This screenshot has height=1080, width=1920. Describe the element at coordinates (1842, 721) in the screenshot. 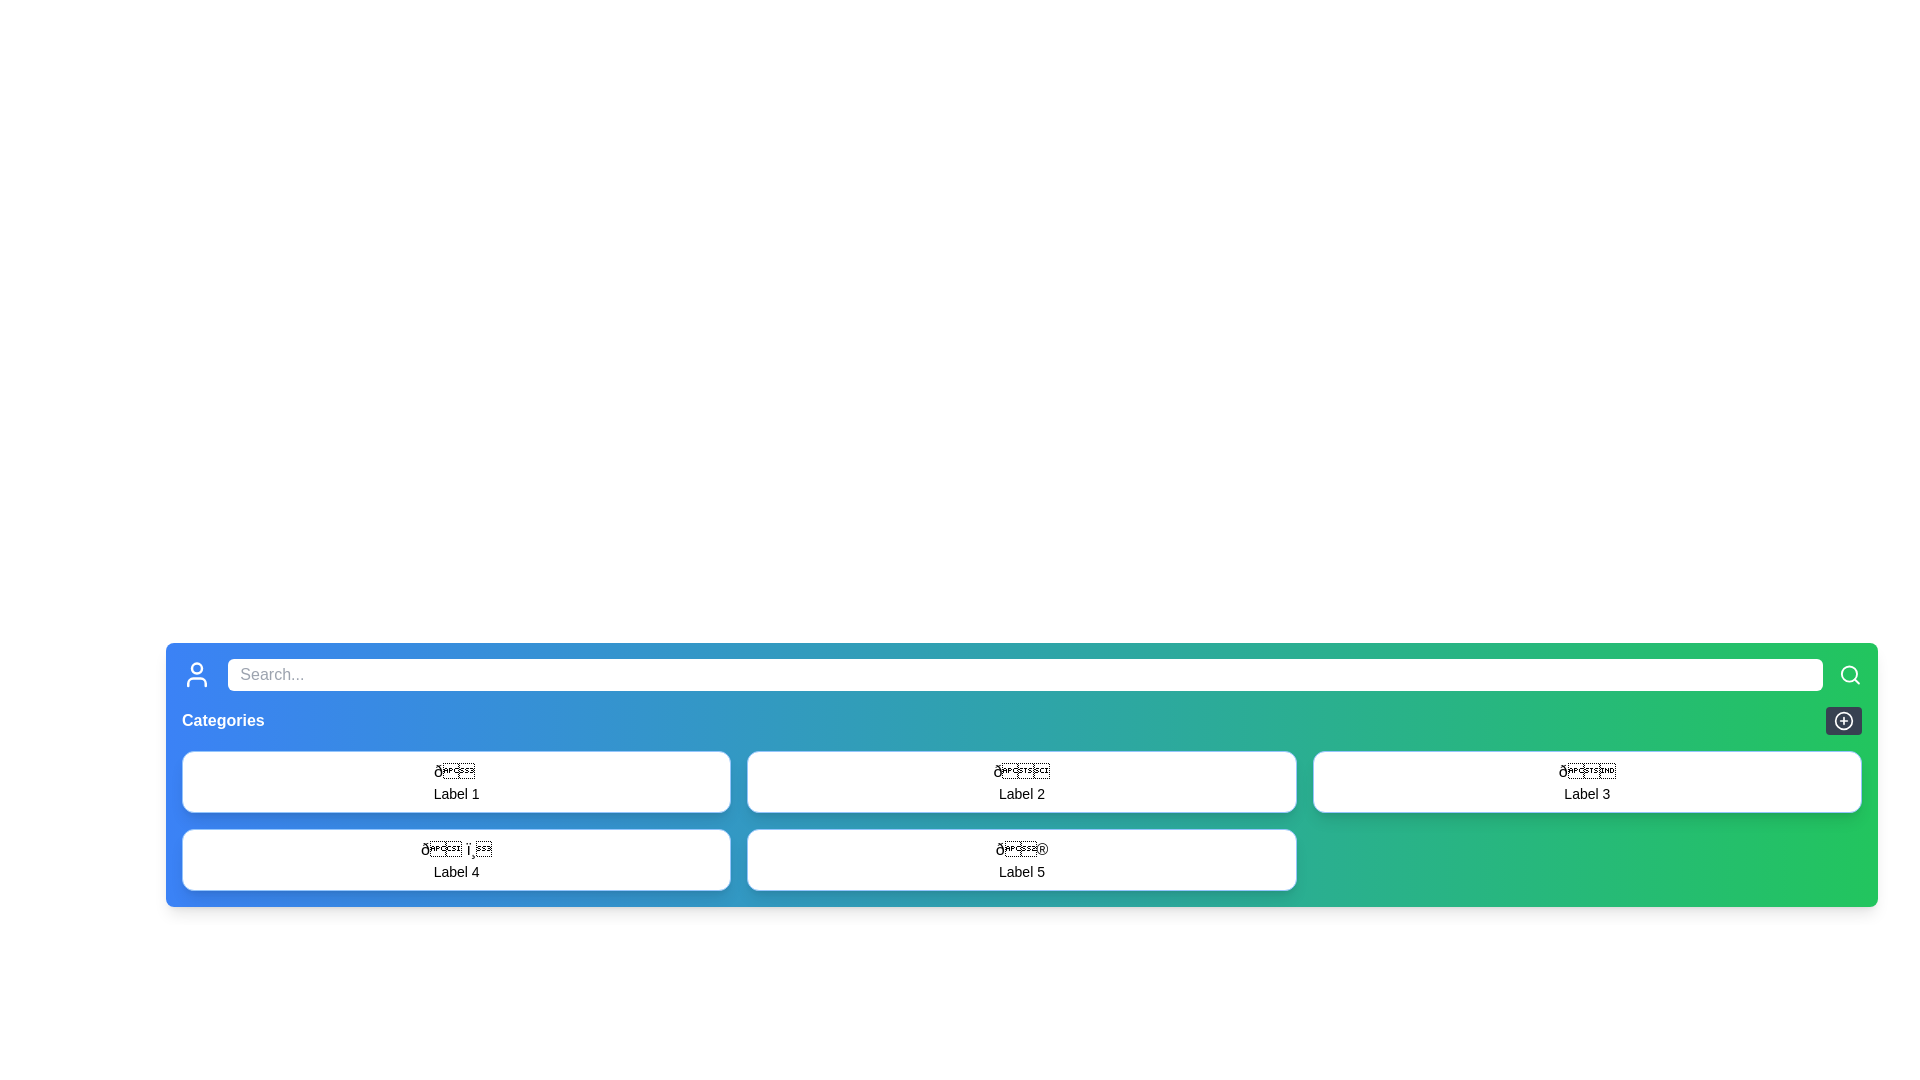

I see `circular SVG shape component that serves as part of a decorative and interactive visual element, located at the top-right corner of the panel` at that location.